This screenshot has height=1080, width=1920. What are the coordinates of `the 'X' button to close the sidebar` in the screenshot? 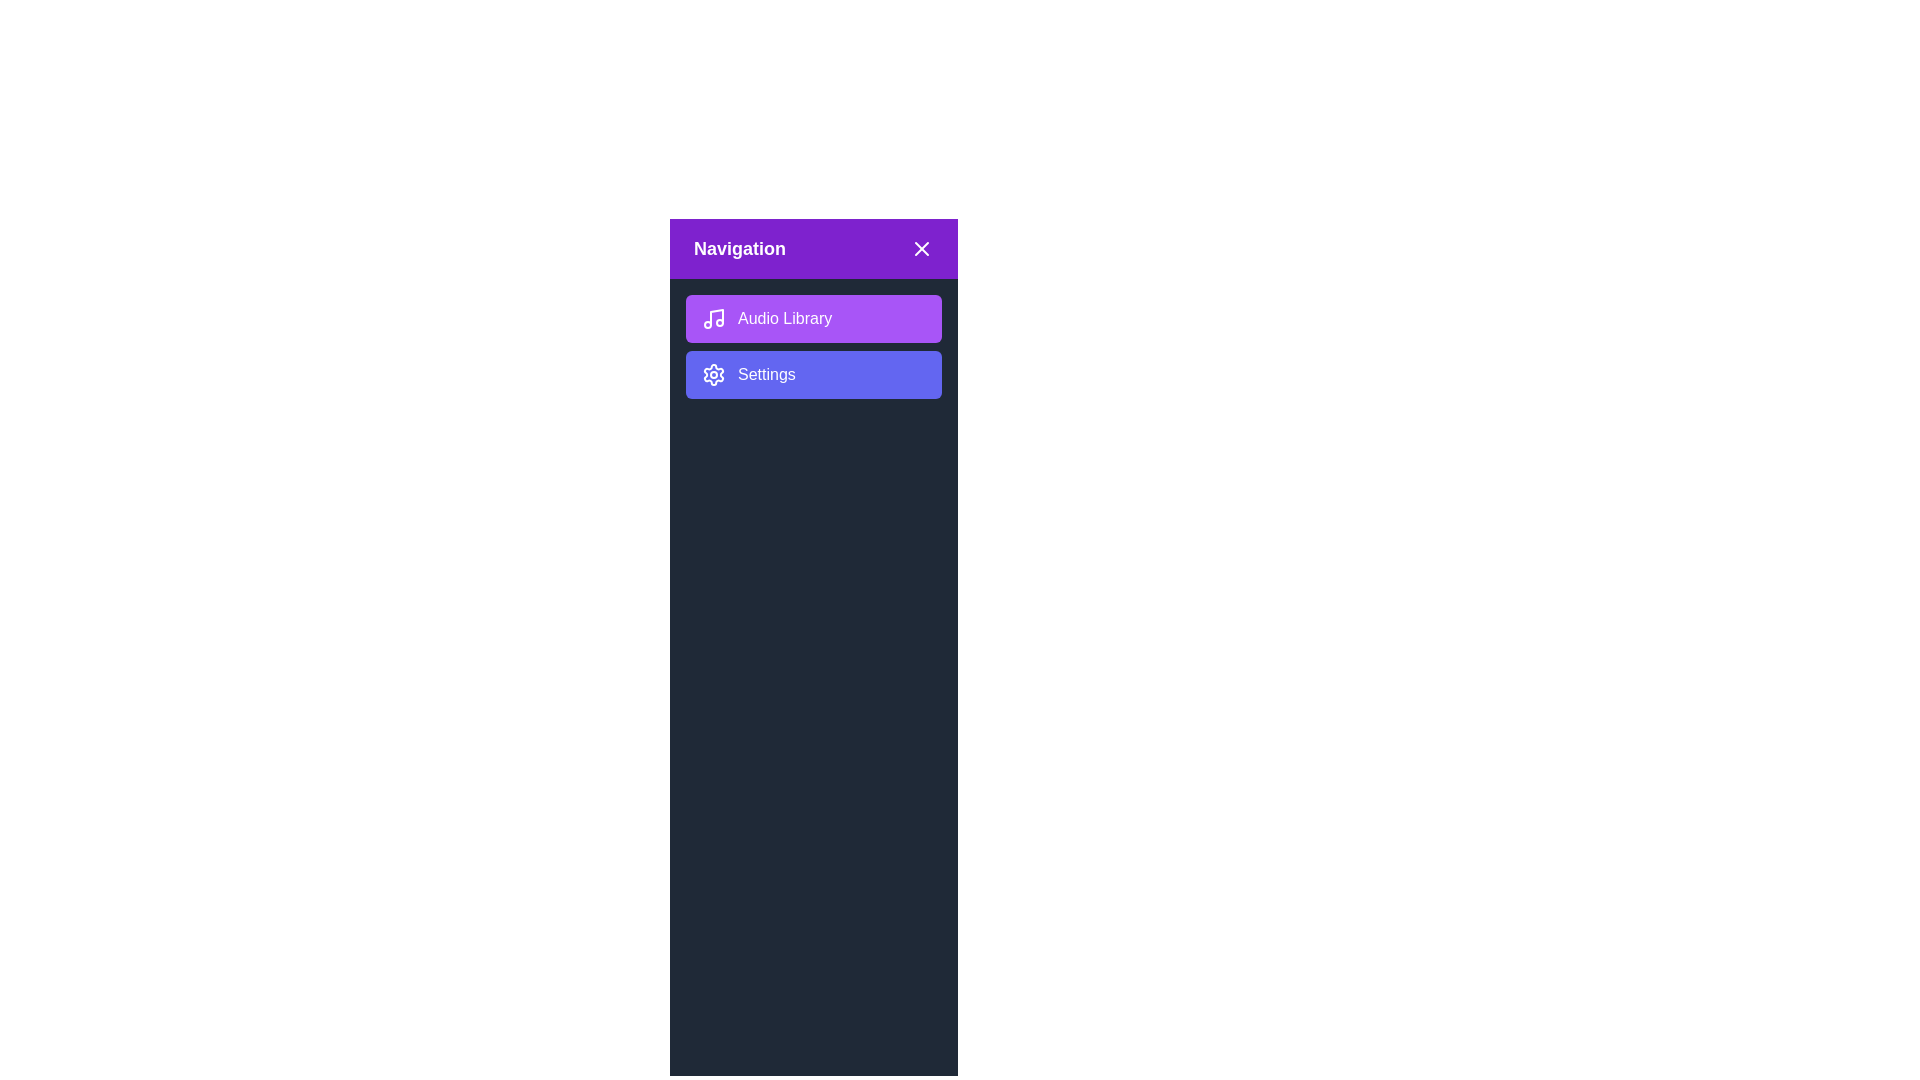 It's located at (920, 248).